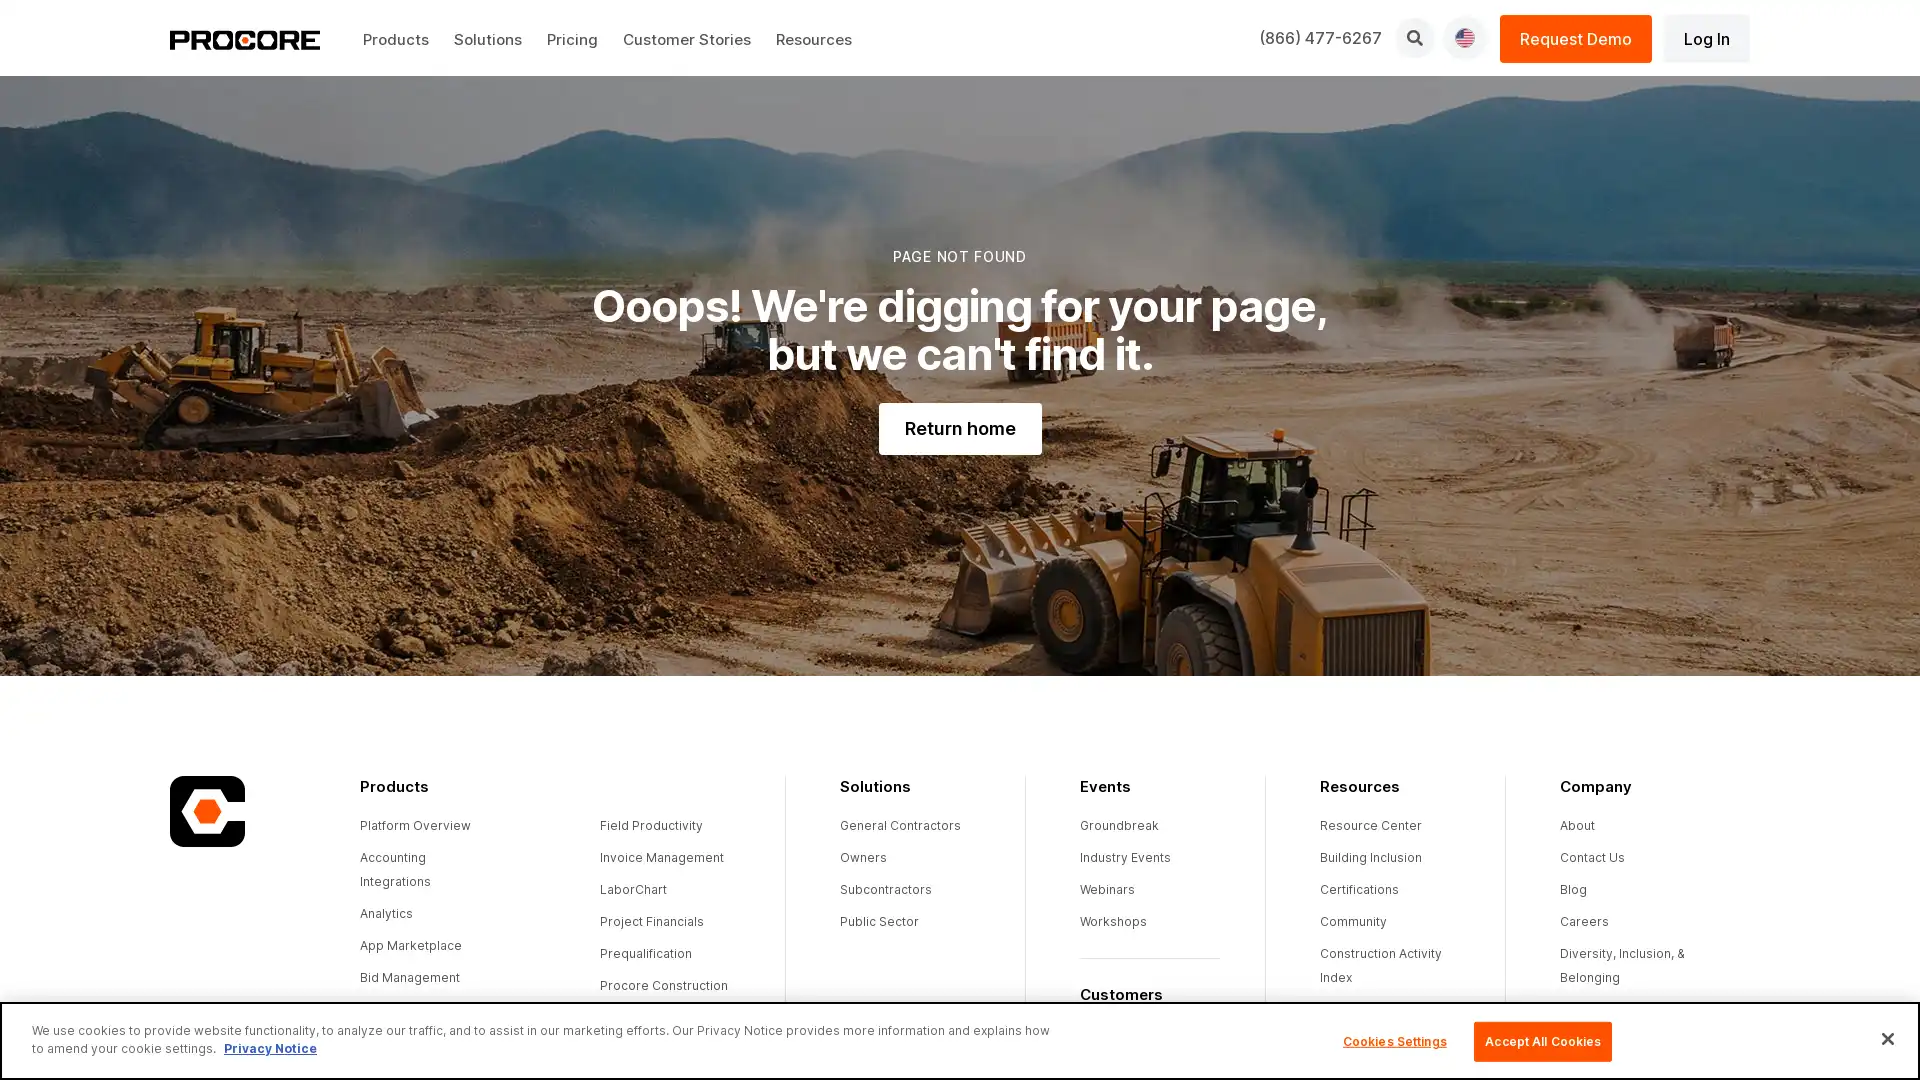 The image size is (1920, 1080). What do you see at coordinates (1886, 1037) in the screenshot?
I see `Close` at bounding box center [1886, 1037].